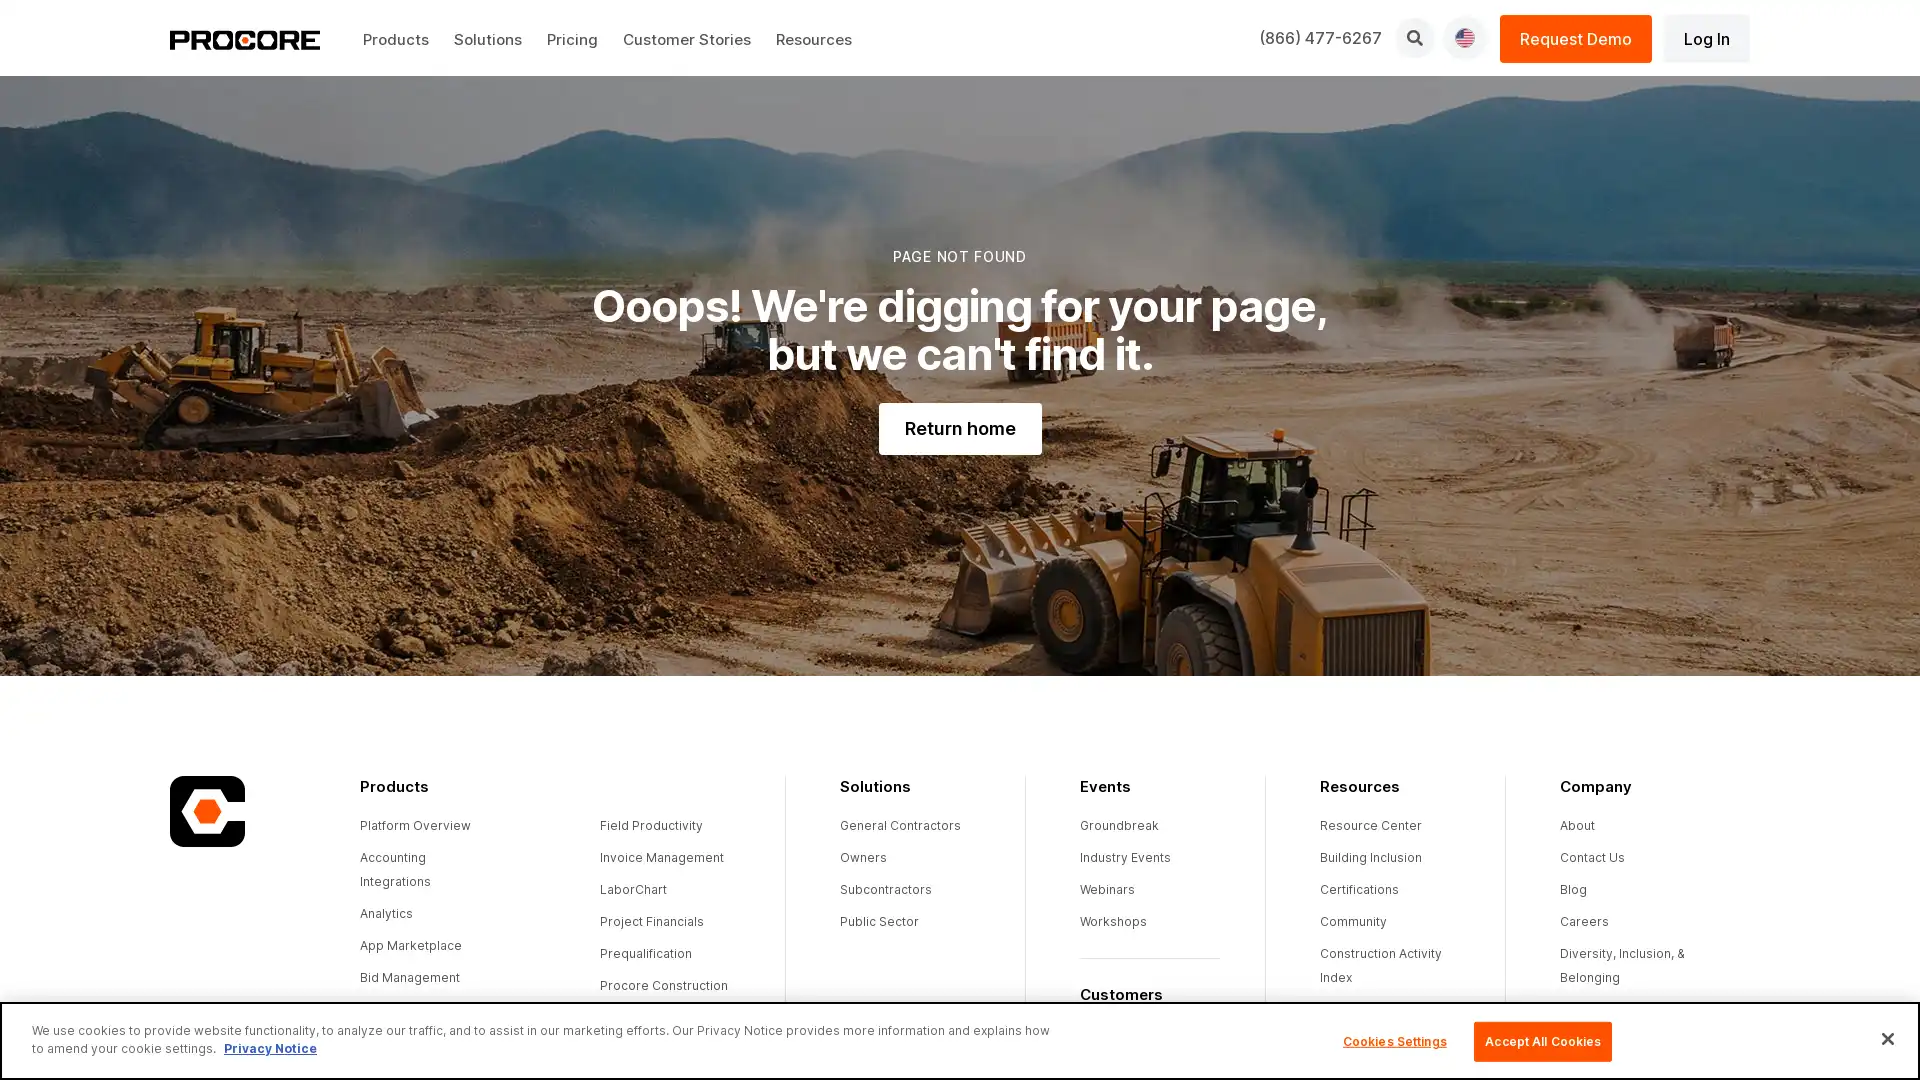 The image size is (1920, 1080). What do you see at coordinates (1886, 1037) in the screenshot?
I see `Close` at bounding box center [1886, 1037].